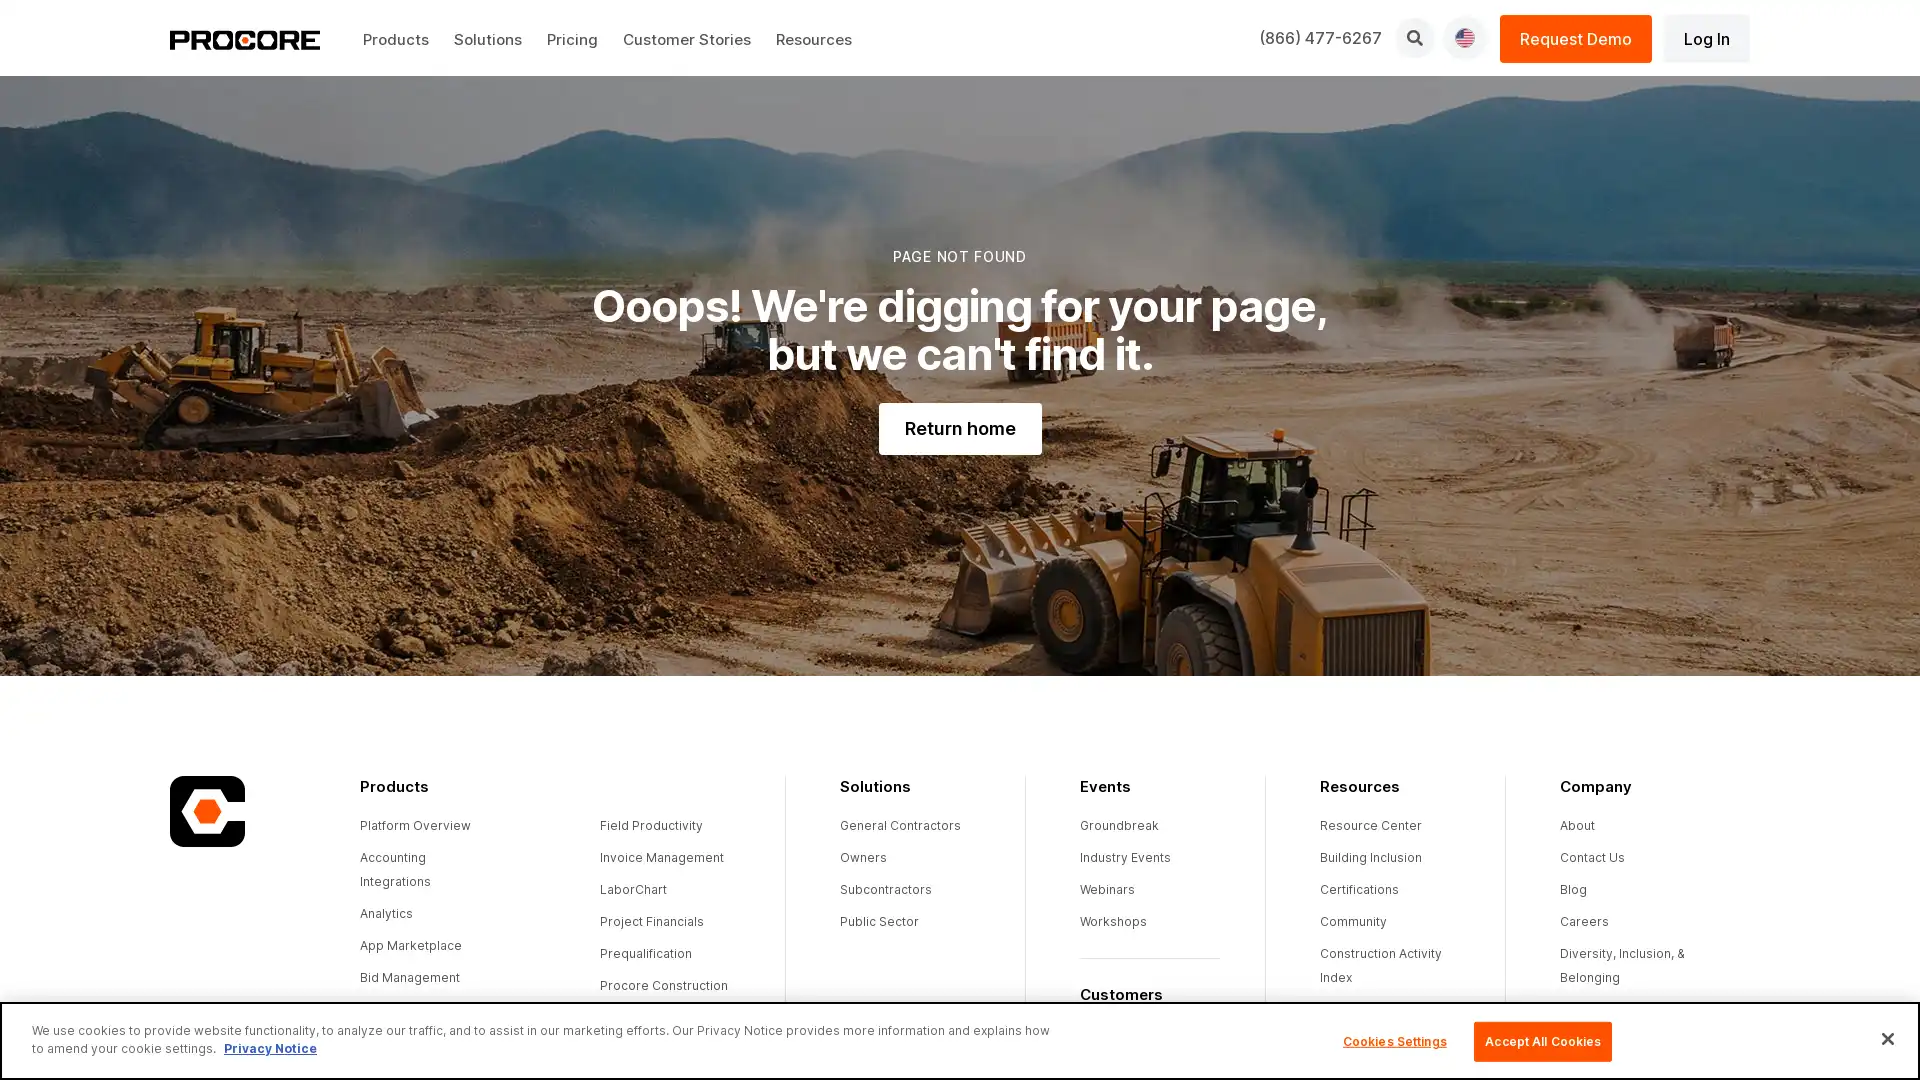 The image size is (1920, 1080). What do you see at coordinates (1886, 1037) in the screenshot?
I see `Close` at bounding box center [1886, 1037].